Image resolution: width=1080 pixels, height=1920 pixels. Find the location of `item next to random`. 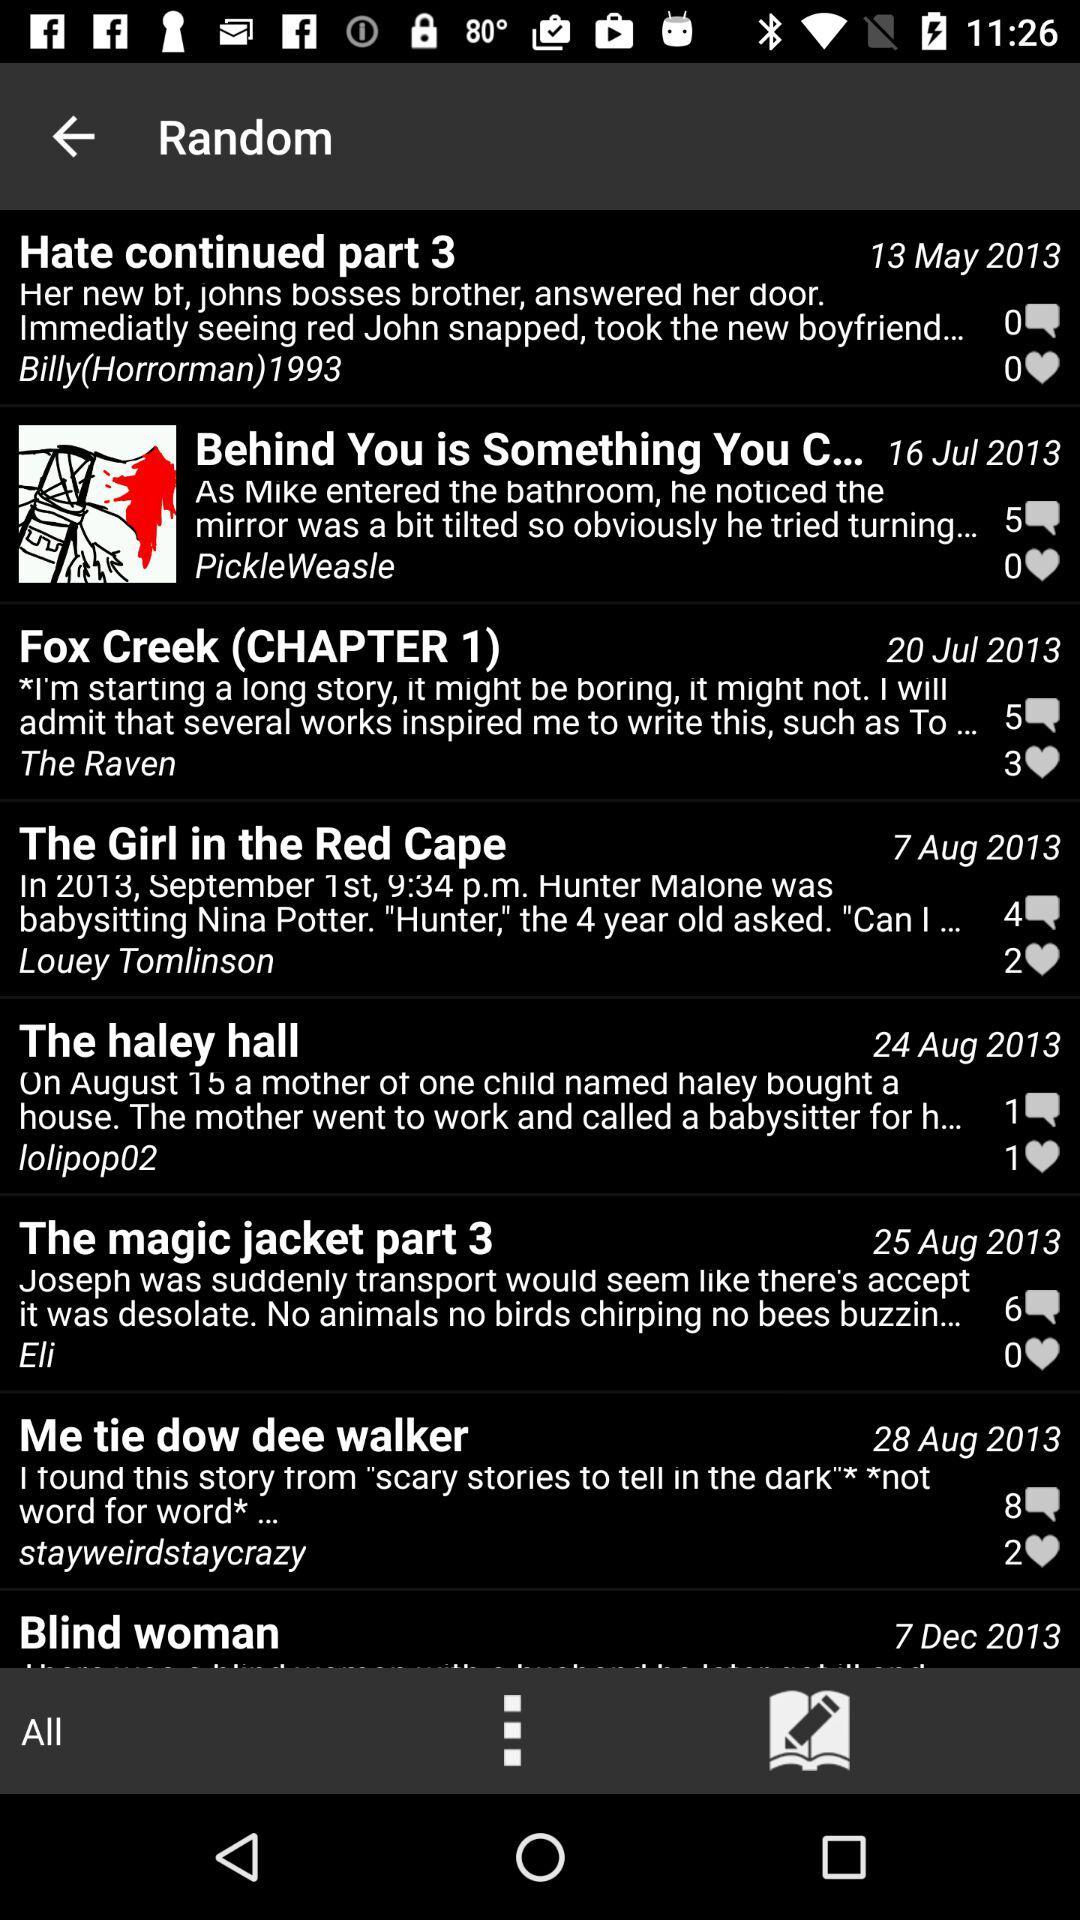

item next to random is located at coordinates (72, 135).